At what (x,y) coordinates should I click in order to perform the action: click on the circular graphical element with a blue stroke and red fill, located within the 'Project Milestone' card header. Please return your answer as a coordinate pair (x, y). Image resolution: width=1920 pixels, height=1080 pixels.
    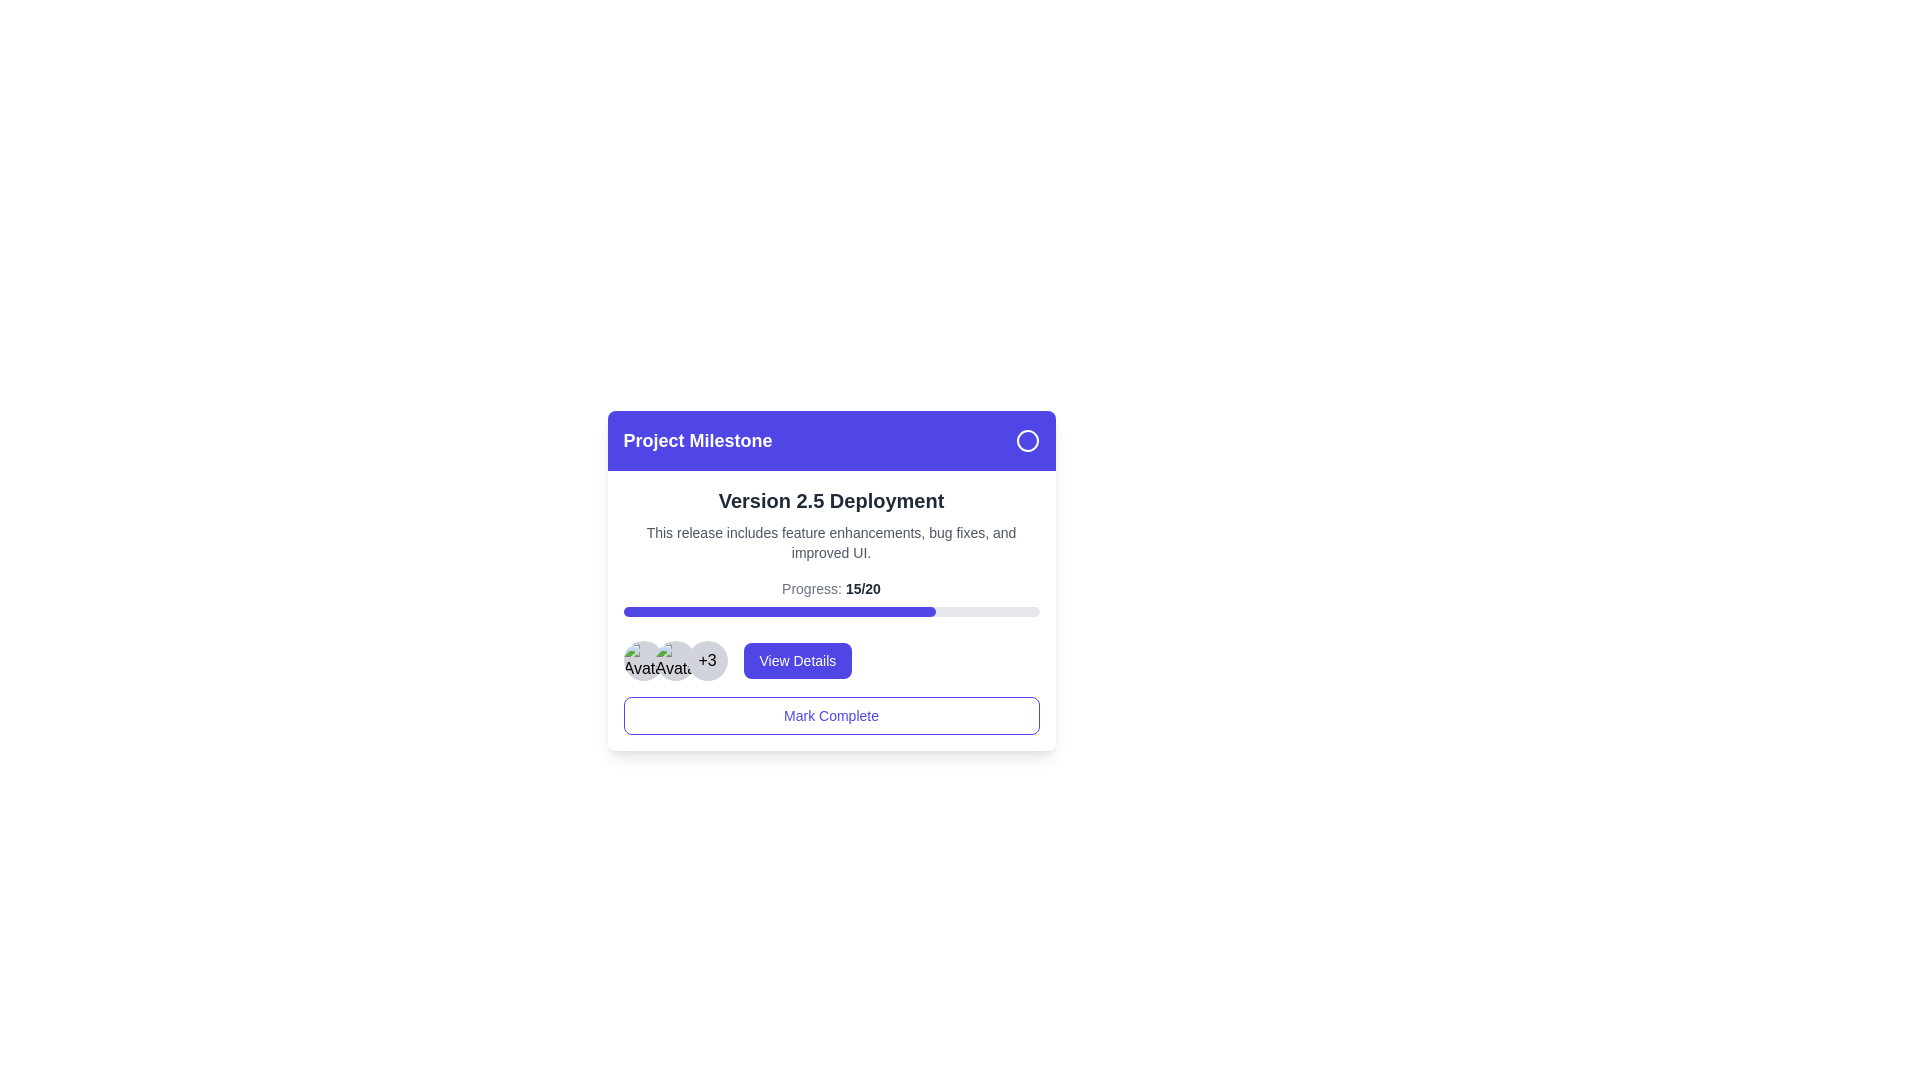
    Looking at the image, I should click on (1027, 439).